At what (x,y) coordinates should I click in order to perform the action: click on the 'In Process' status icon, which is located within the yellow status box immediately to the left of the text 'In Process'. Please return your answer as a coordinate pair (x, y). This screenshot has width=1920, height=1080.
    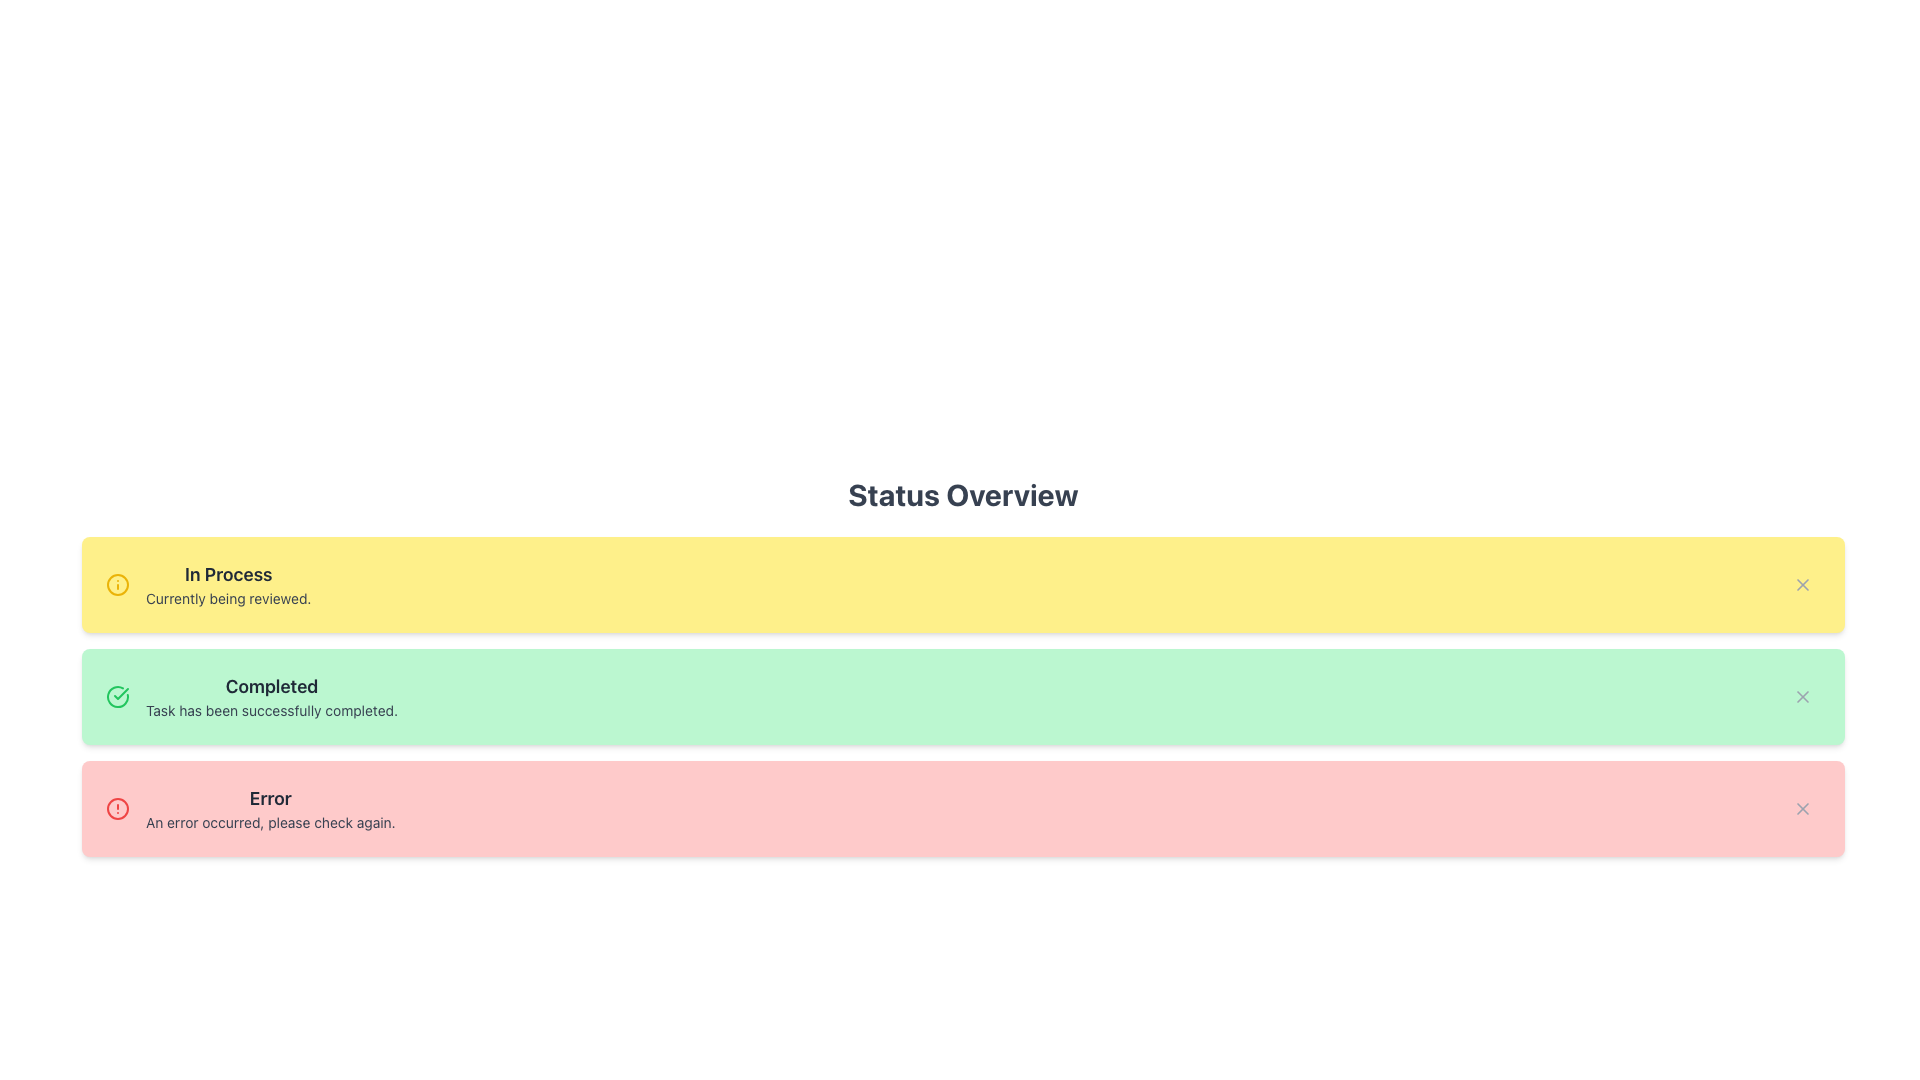
    Looking at the image, I should click on (117, 585).